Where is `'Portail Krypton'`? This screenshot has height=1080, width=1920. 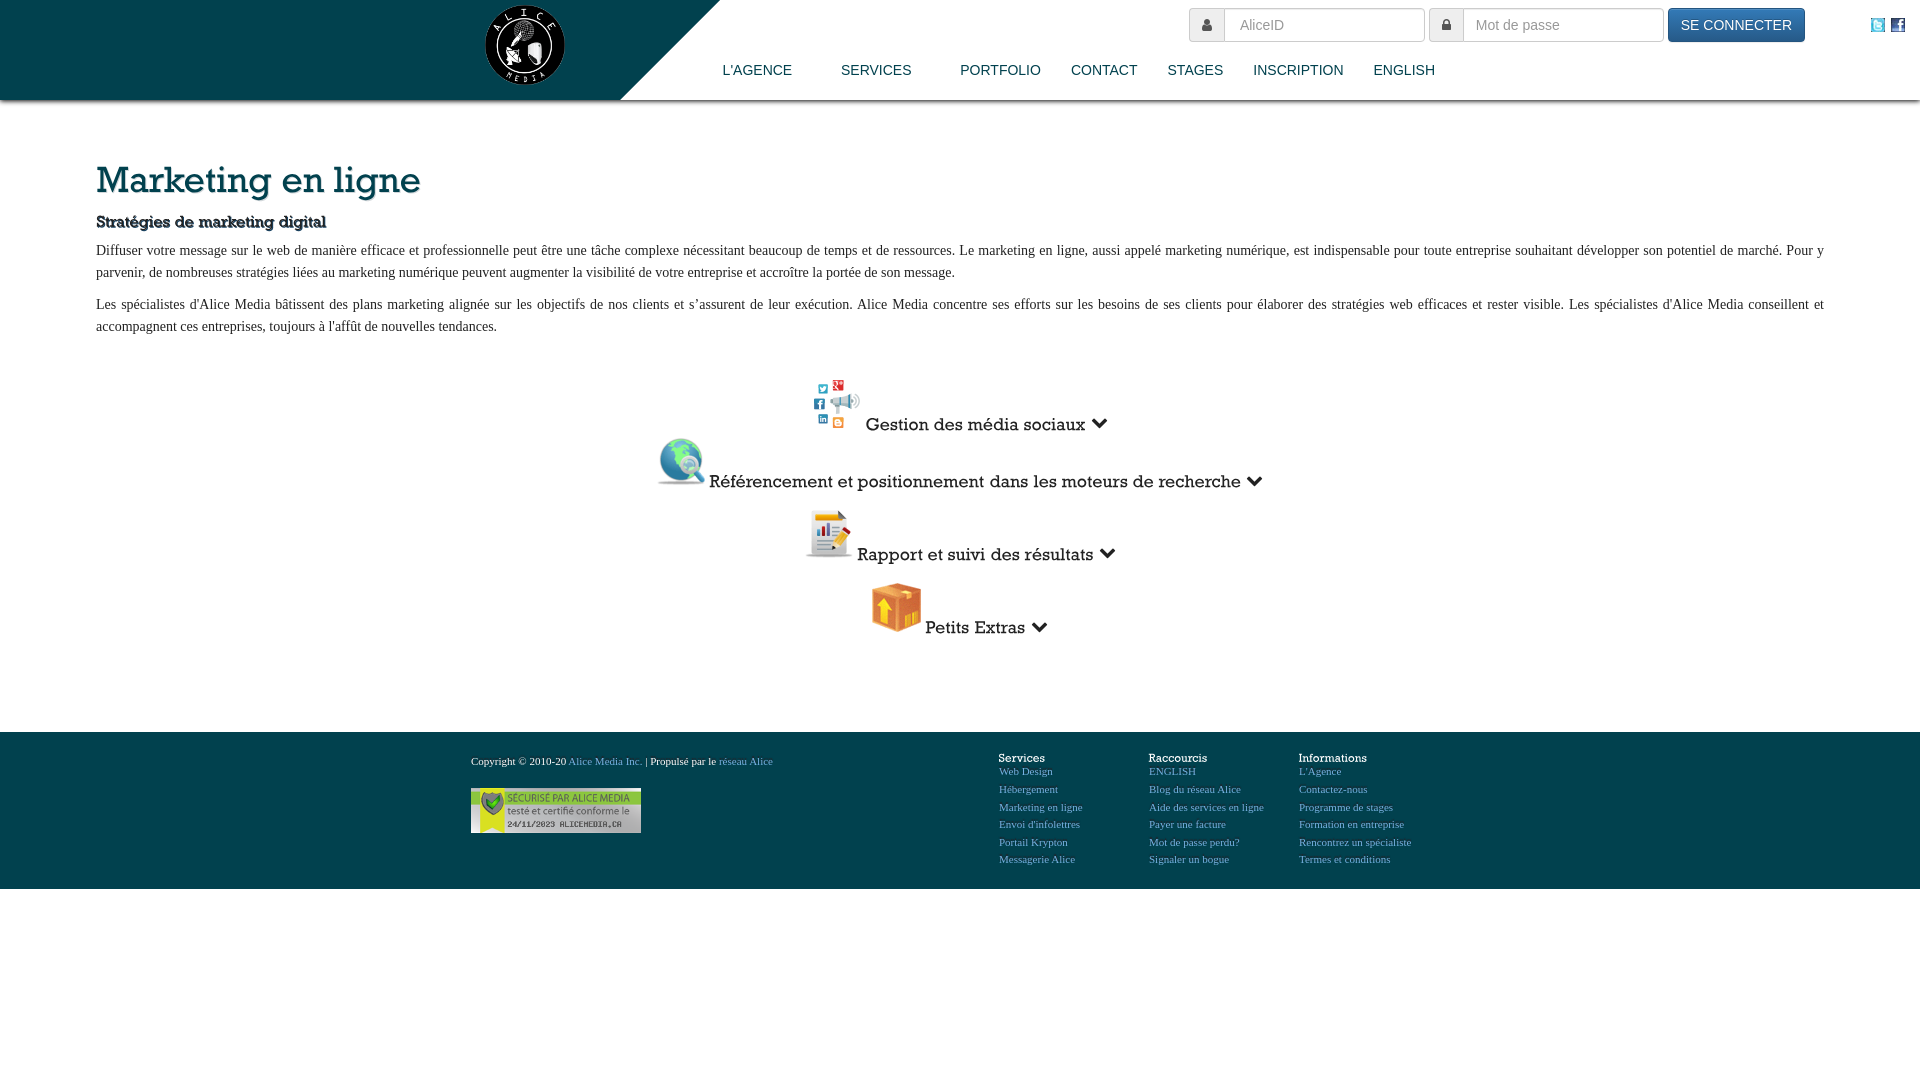 'Portail Krypton' is located at coordinates (1033, 841).